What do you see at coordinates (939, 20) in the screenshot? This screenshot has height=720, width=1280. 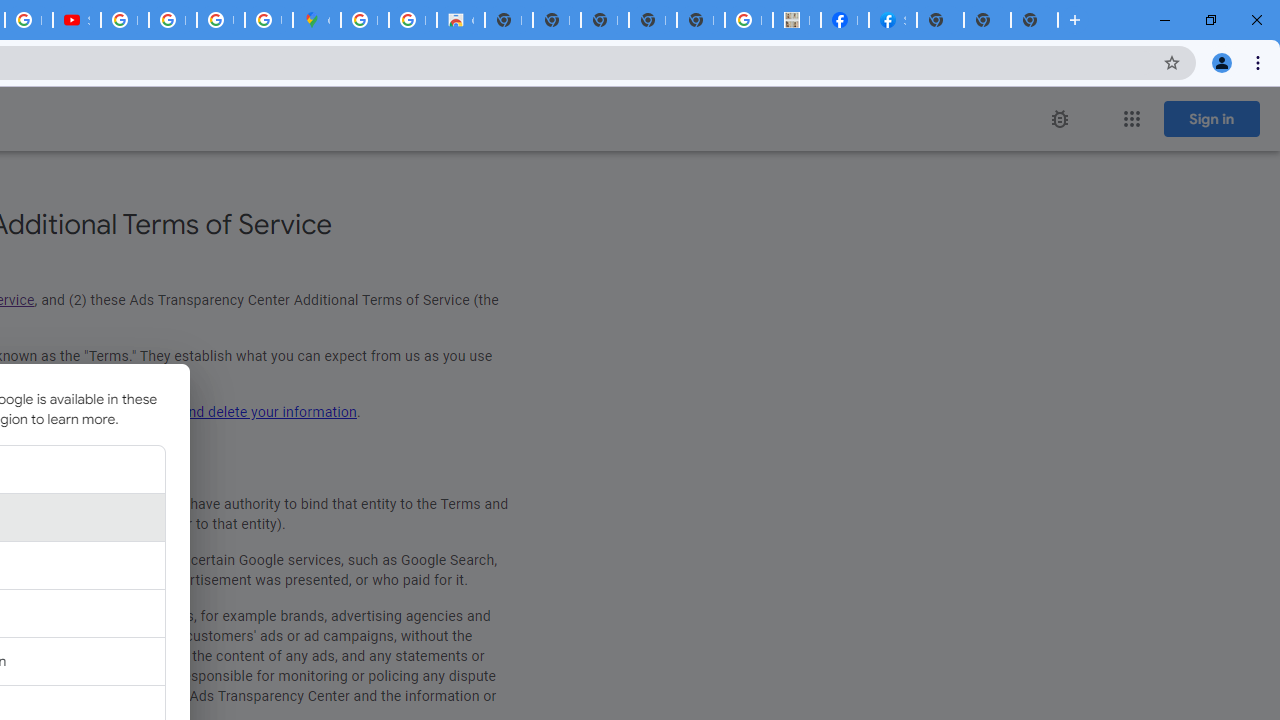 I see `'New Tab'` at bounding box center [939, 20].